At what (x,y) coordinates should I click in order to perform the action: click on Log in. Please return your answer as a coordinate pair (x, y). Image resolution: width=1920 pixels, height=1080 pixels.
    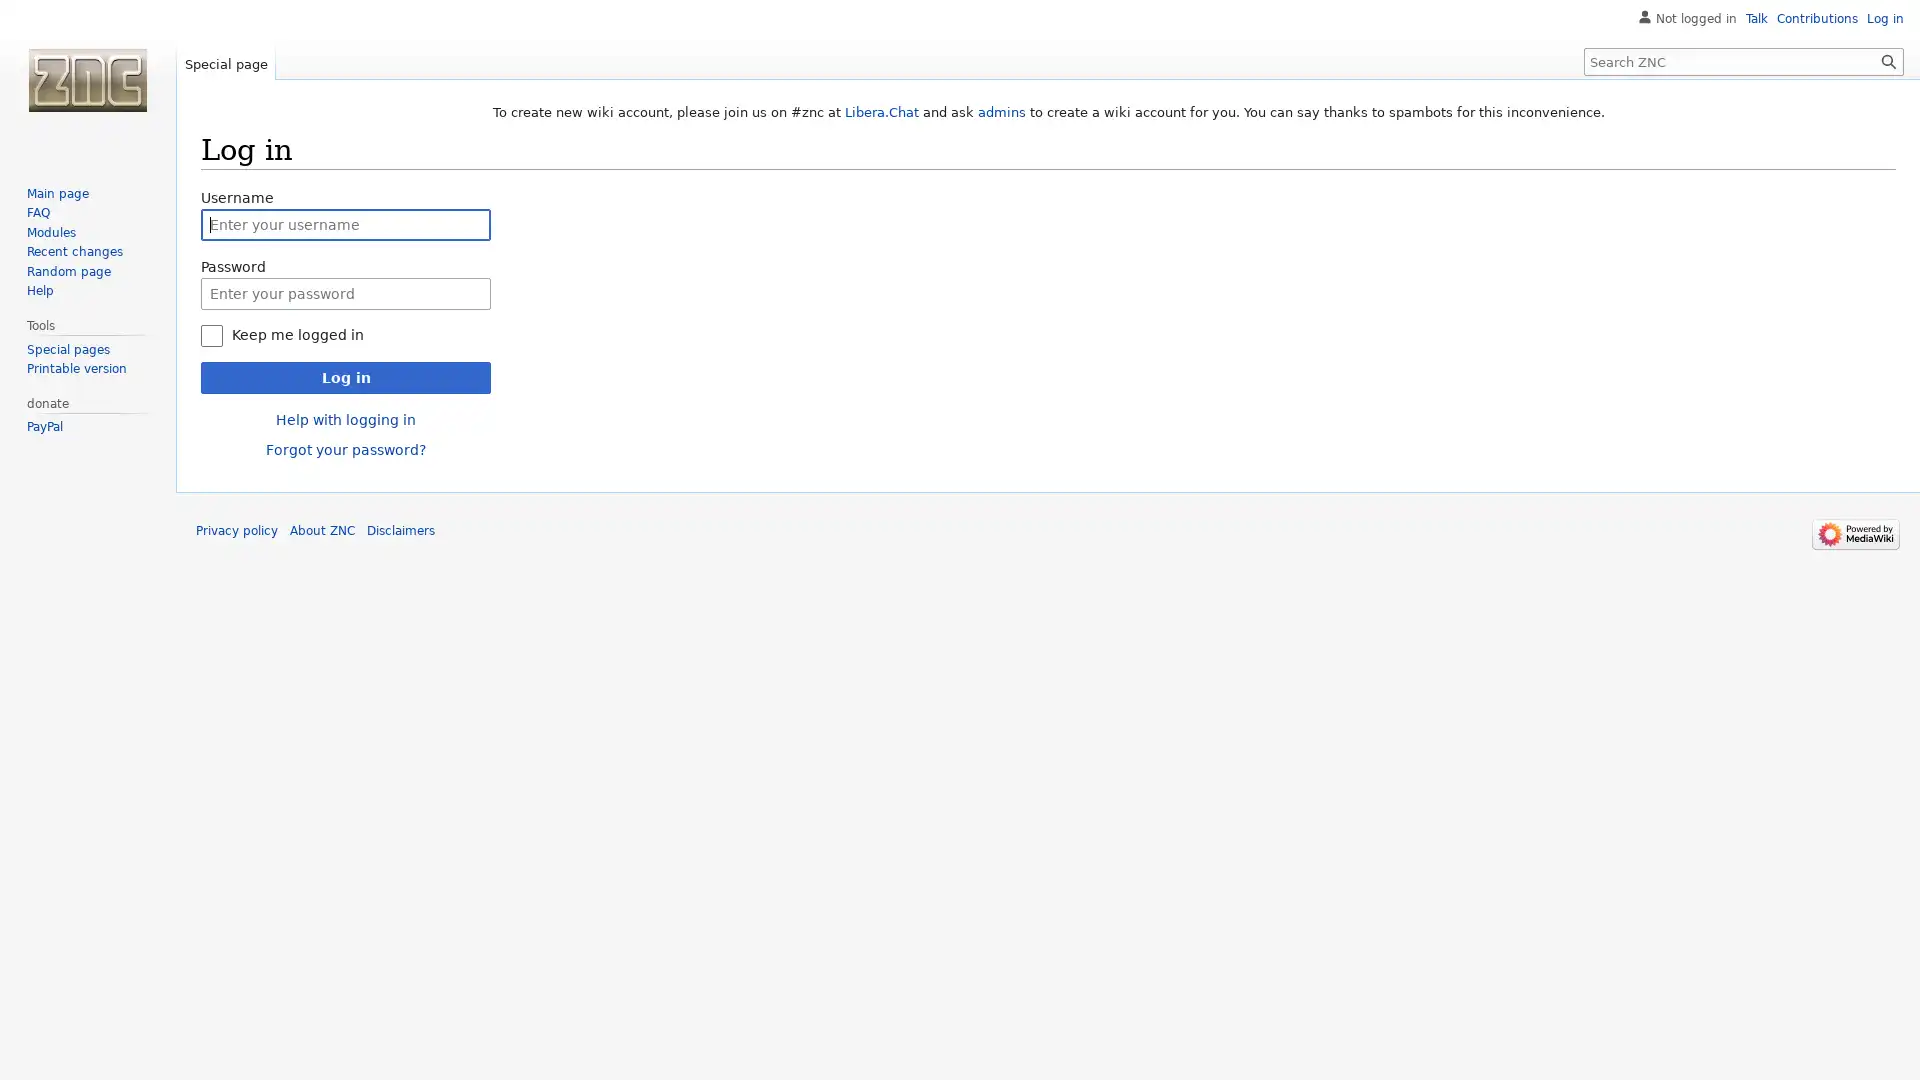
    Looking at the image, I should click on (345, 378).